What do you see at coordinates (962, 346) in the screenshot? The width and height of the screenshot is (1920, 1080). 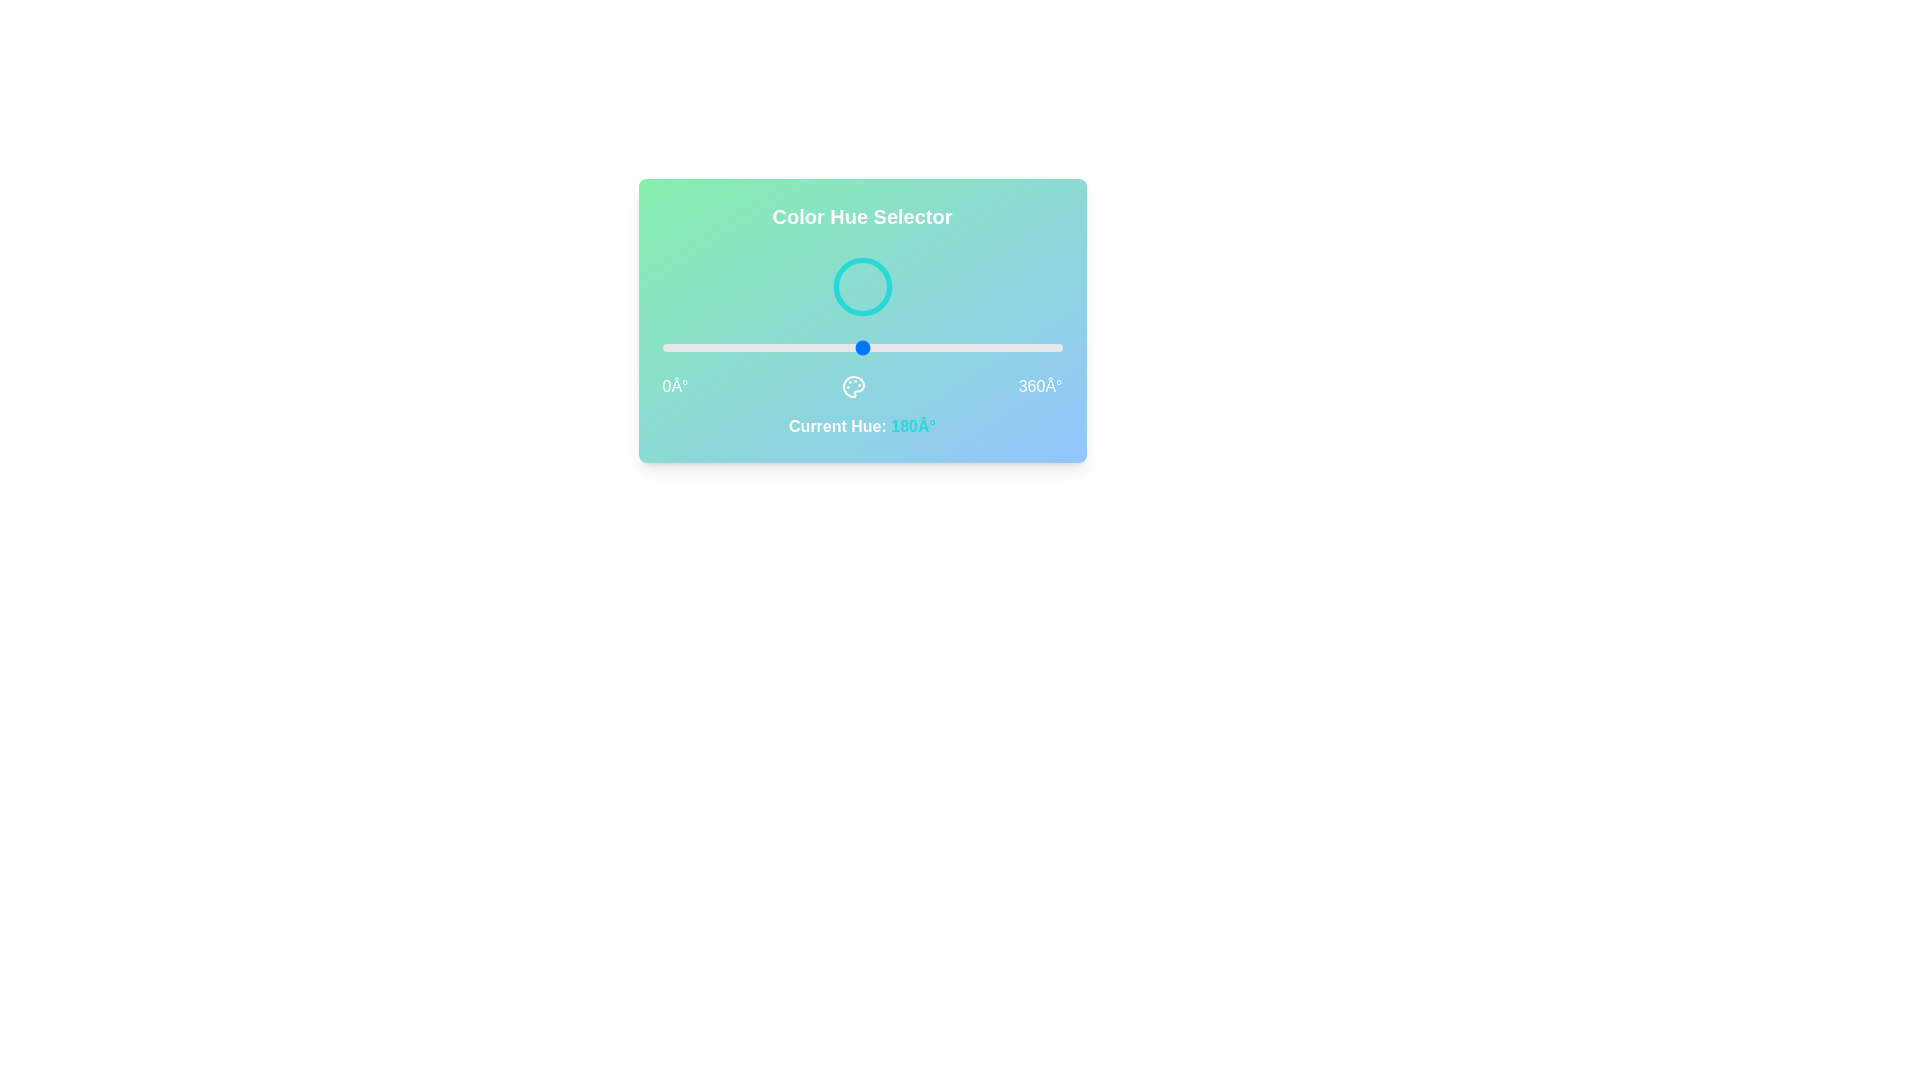 I see `the hue value to 270 by interacting with the slider` at bounding box center [962, 346].